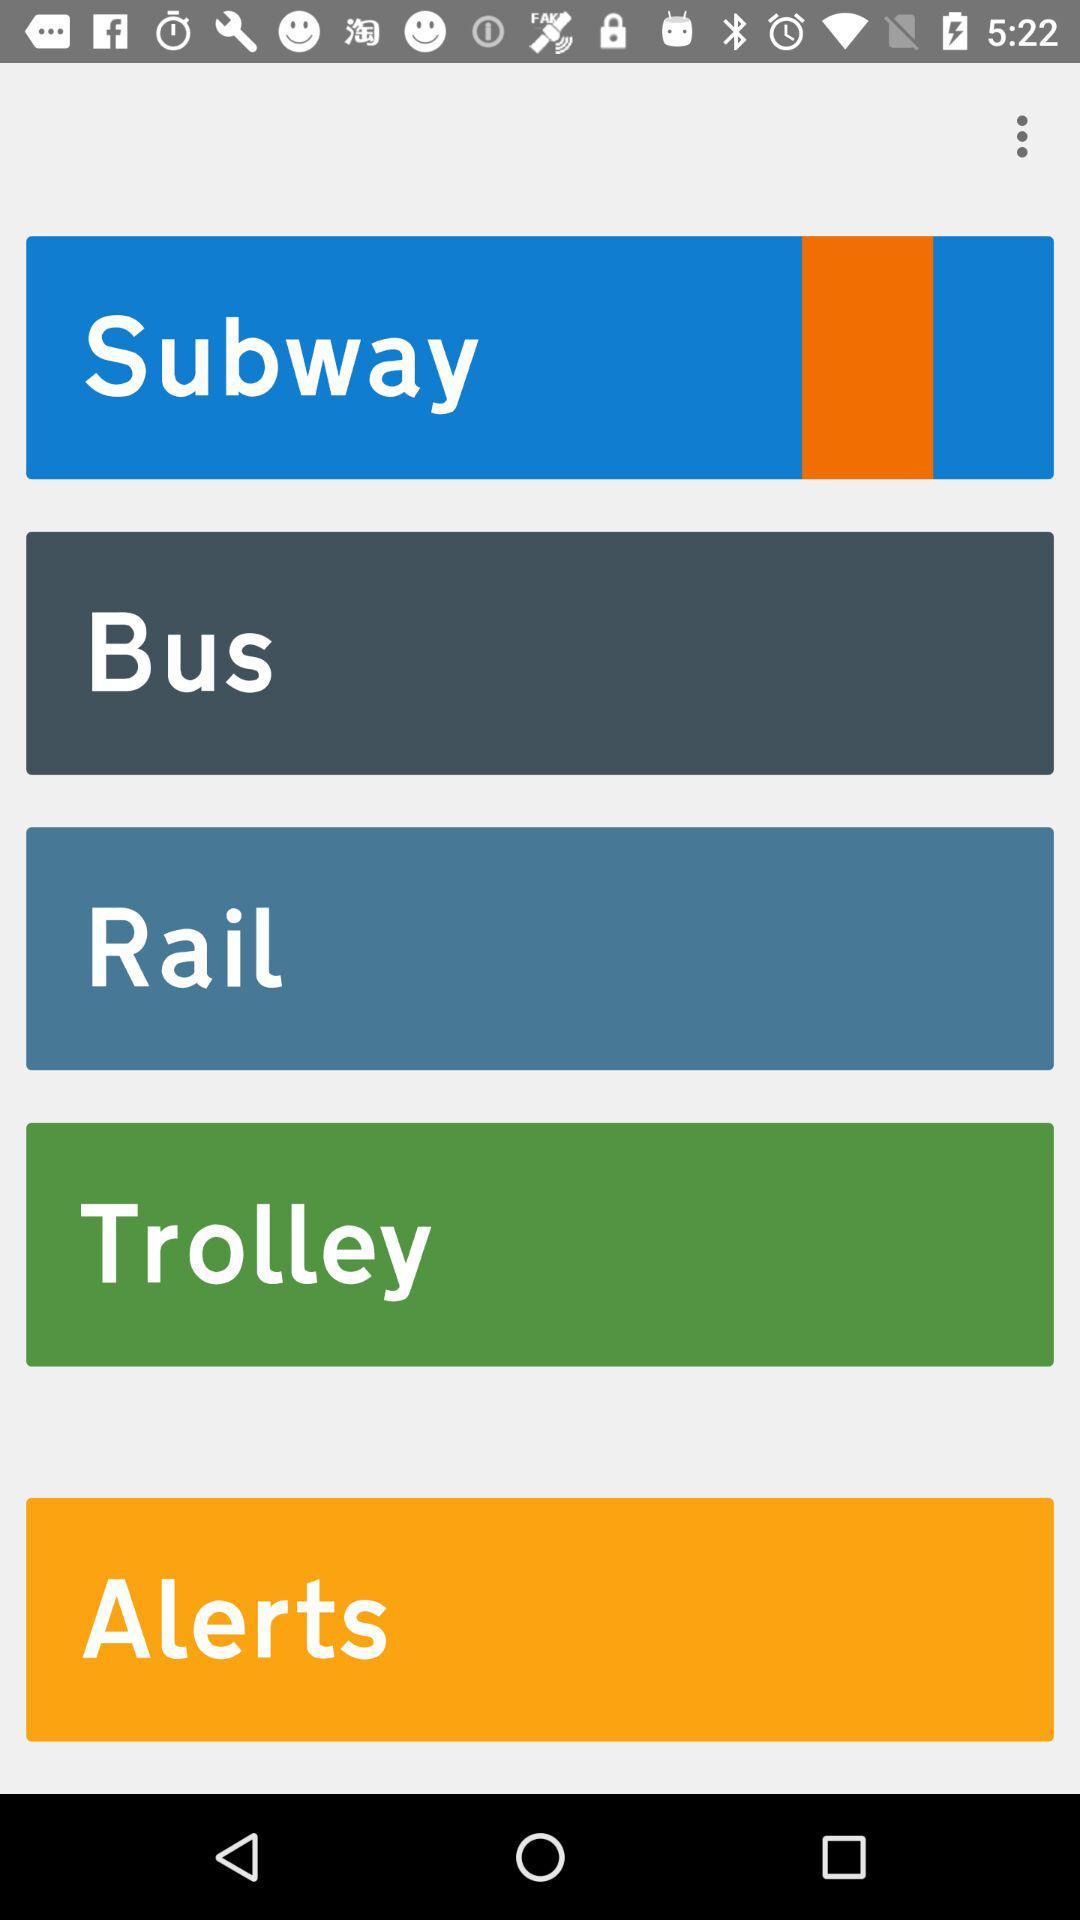  What do you see at coordinates (540, 947) in the screenshot?
I see `item below the bus item` at bounding box center [540, 947].